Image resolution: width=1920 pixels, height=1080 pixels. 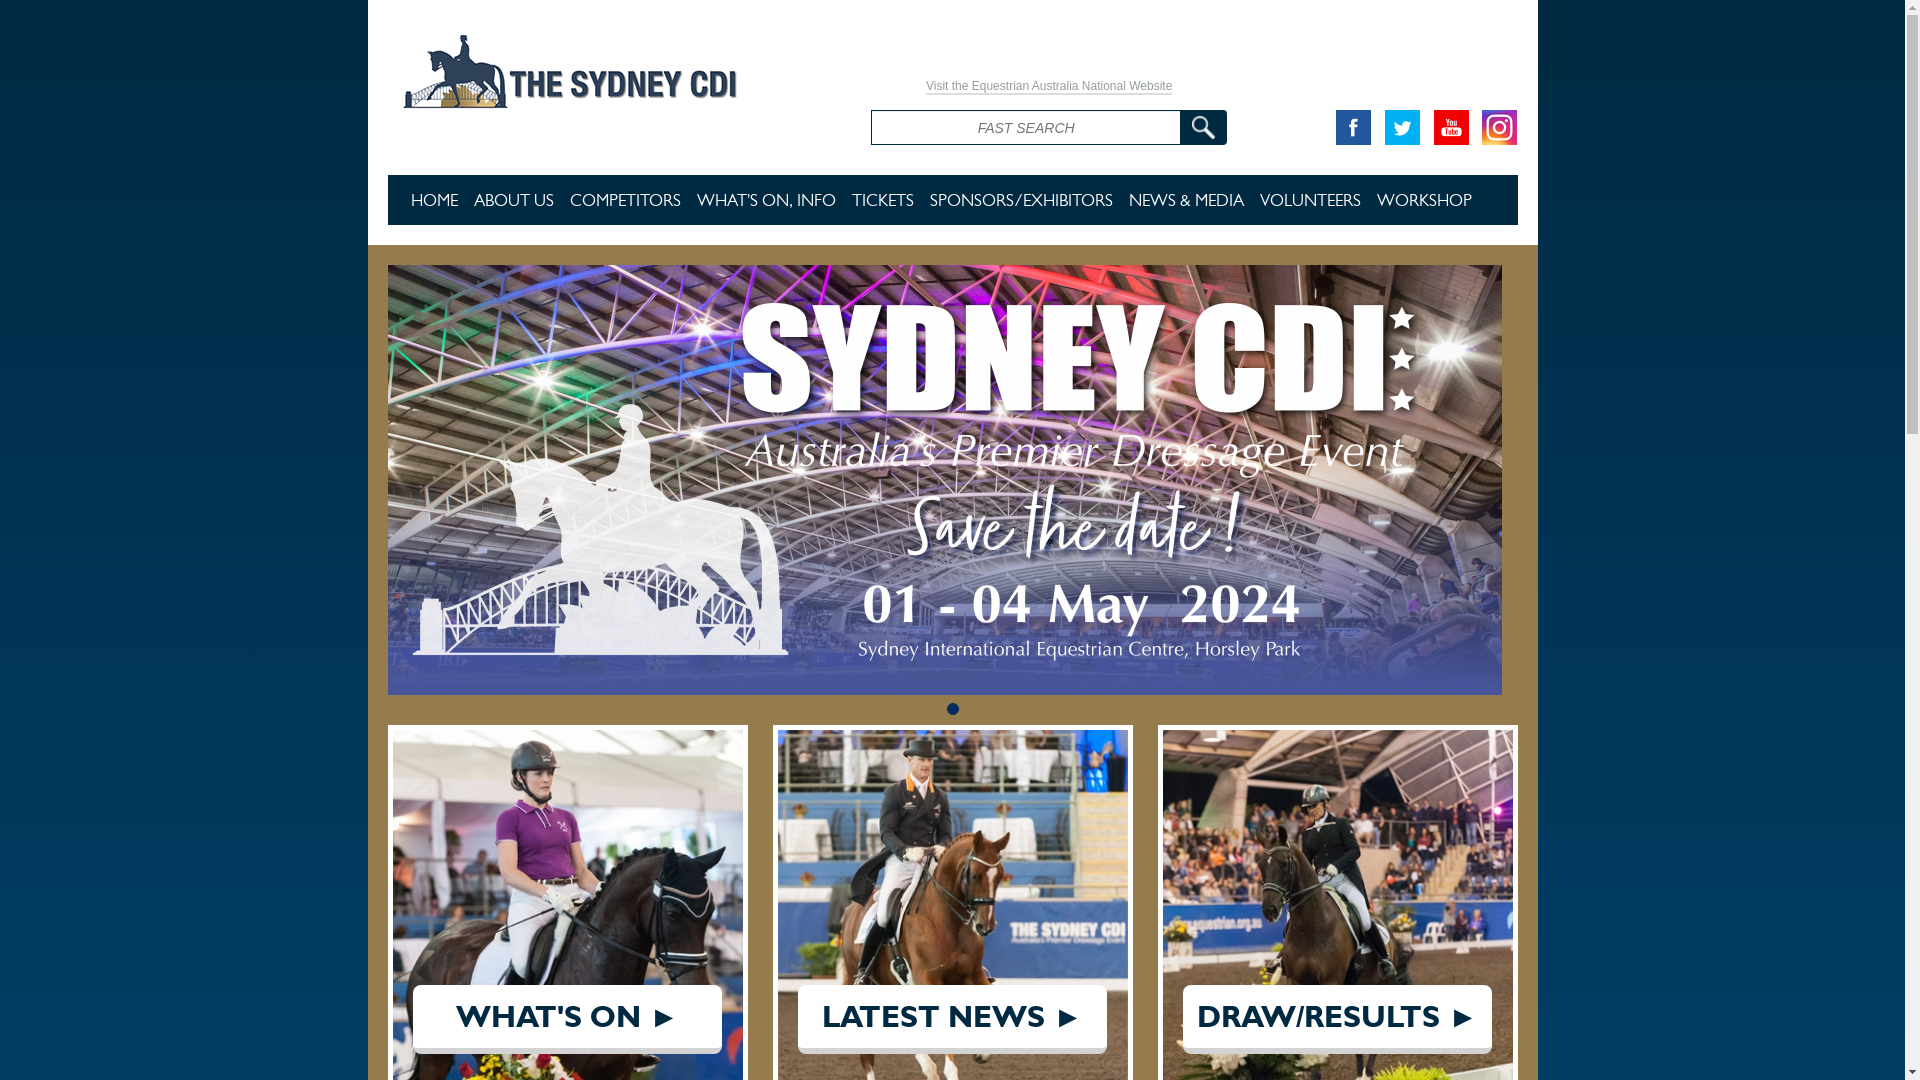 I want to click on 'WORKSHOP', so click(x=1422, y=200).